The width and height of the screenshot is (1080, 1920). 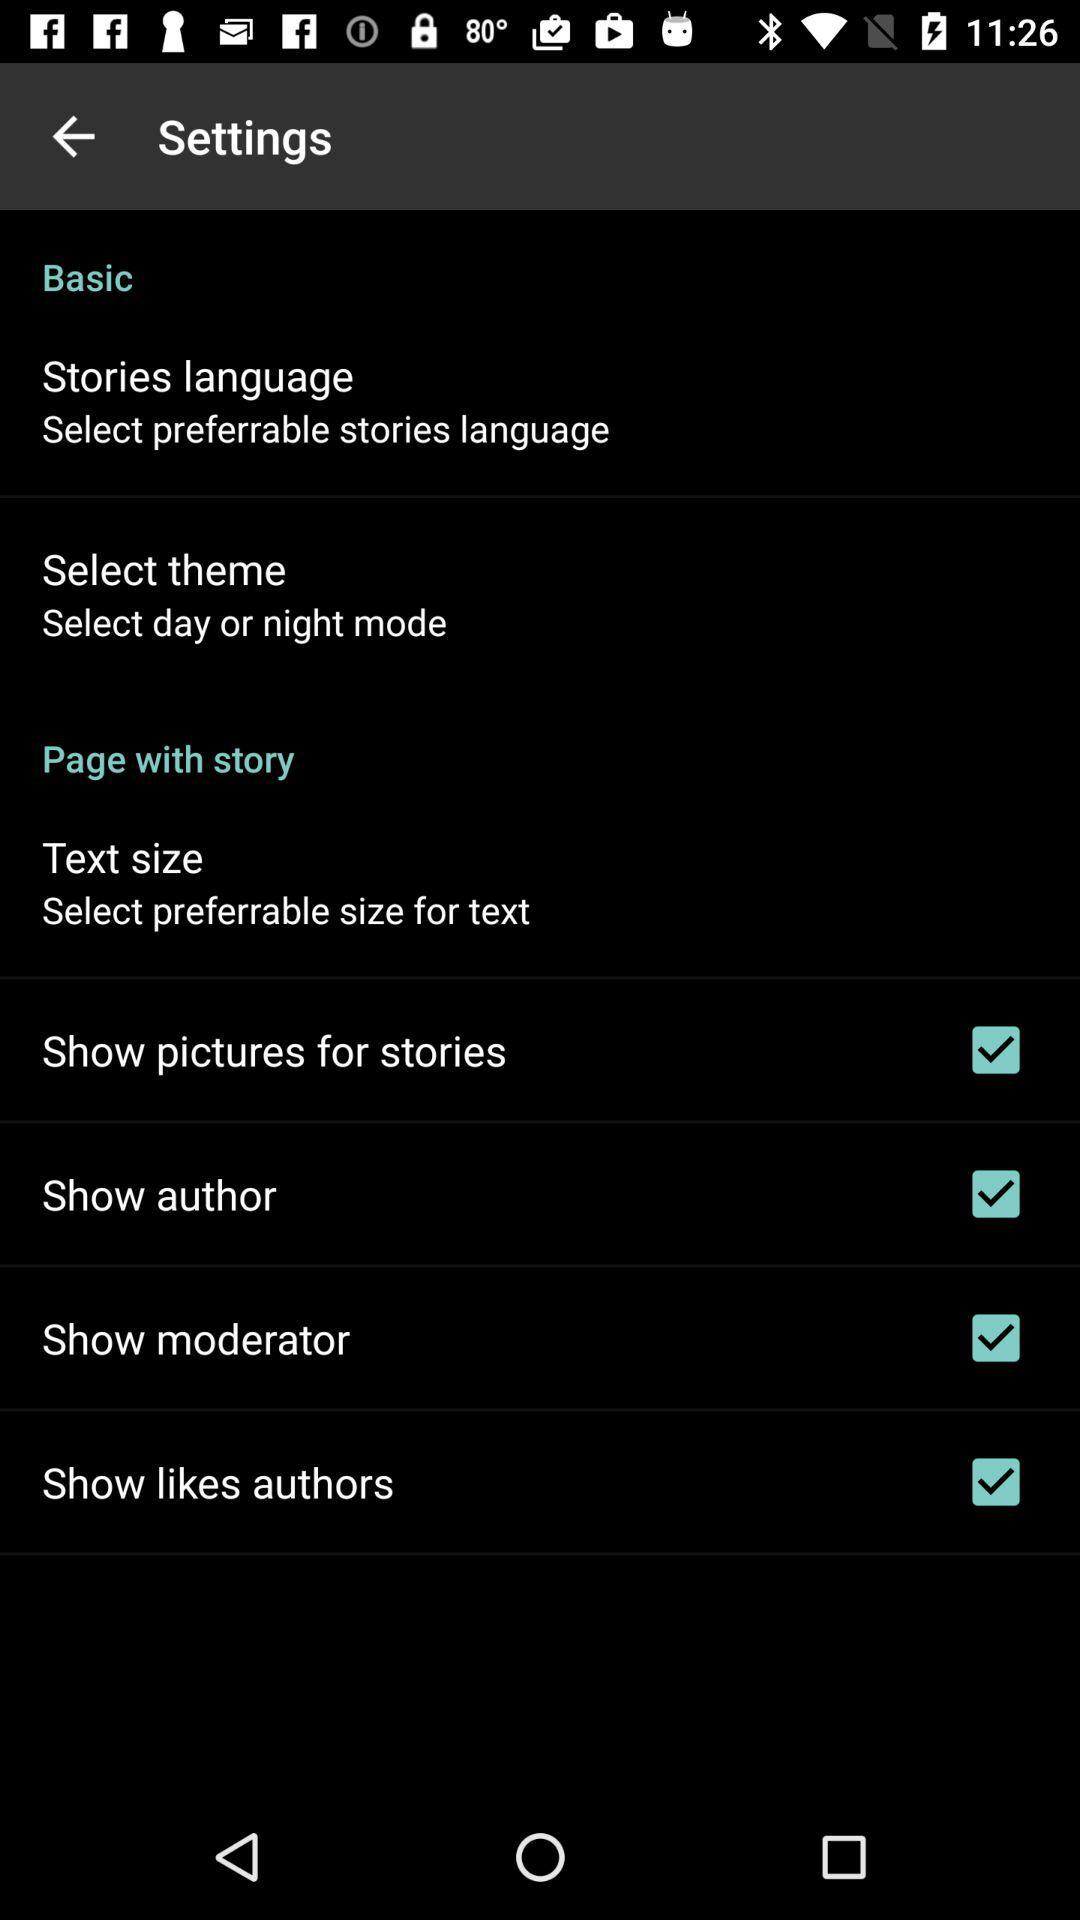 What do you see at coordinates (163, 567) in the screenshot?
I see `icon above select day or item` at bounding box center [163, 567].